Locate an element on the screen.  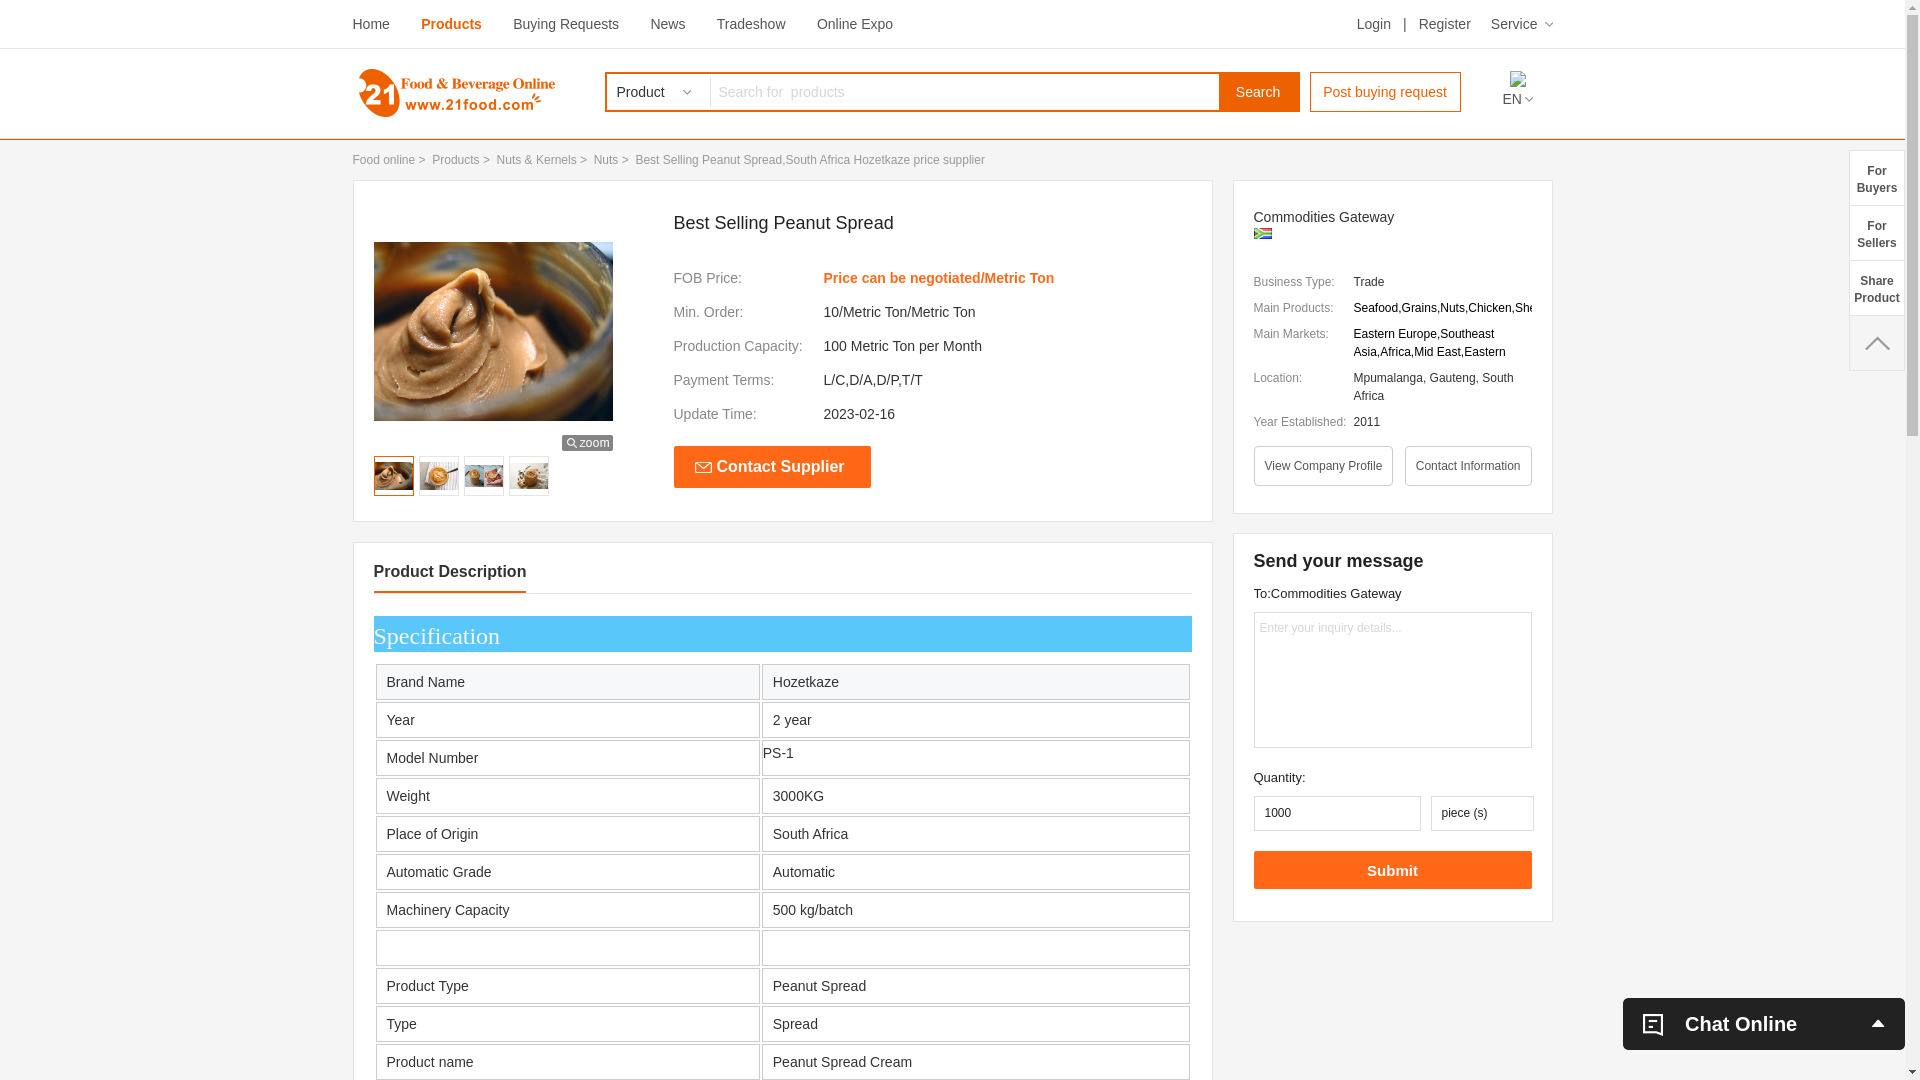
'For is located at coordinates (1847, 176).